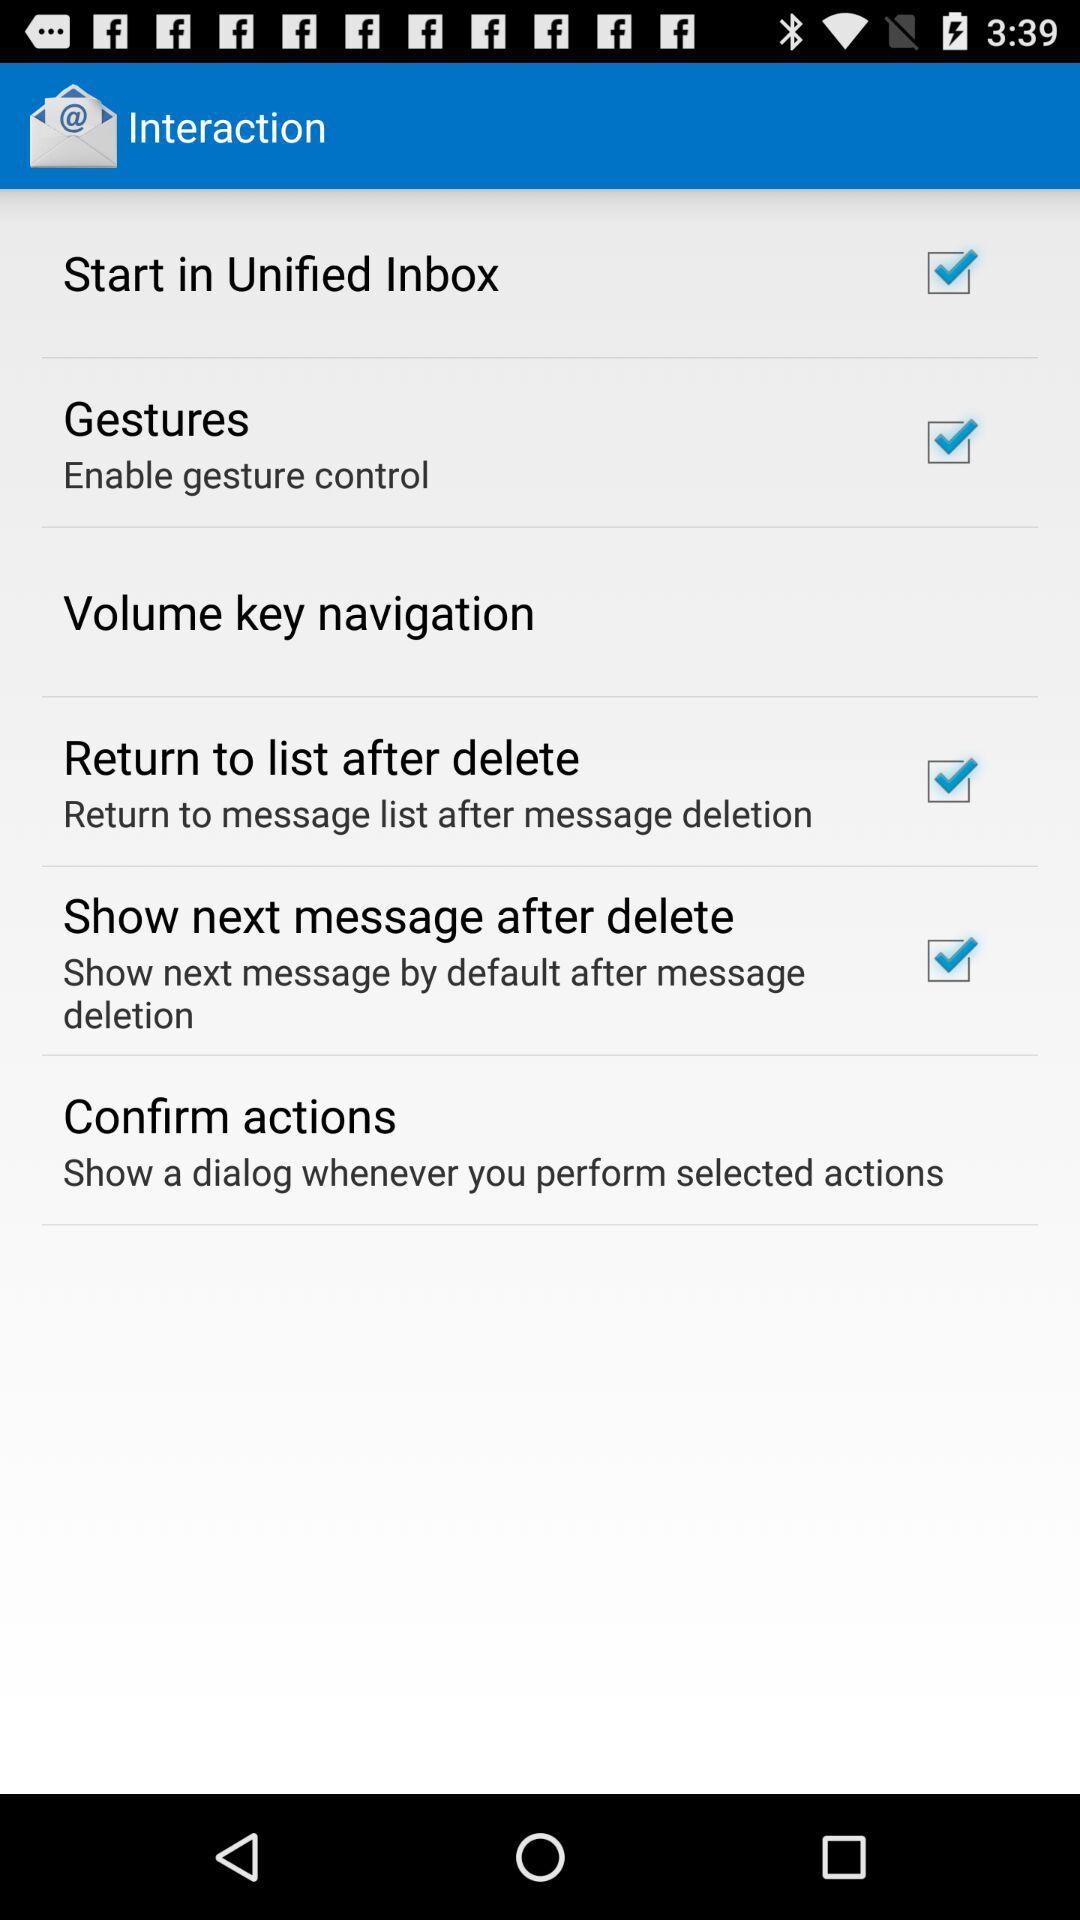  What do you see at coordinates (155, 416) in the screenshot?
I see `item above the enable gesture control icon` at bounding box center [155, 416].